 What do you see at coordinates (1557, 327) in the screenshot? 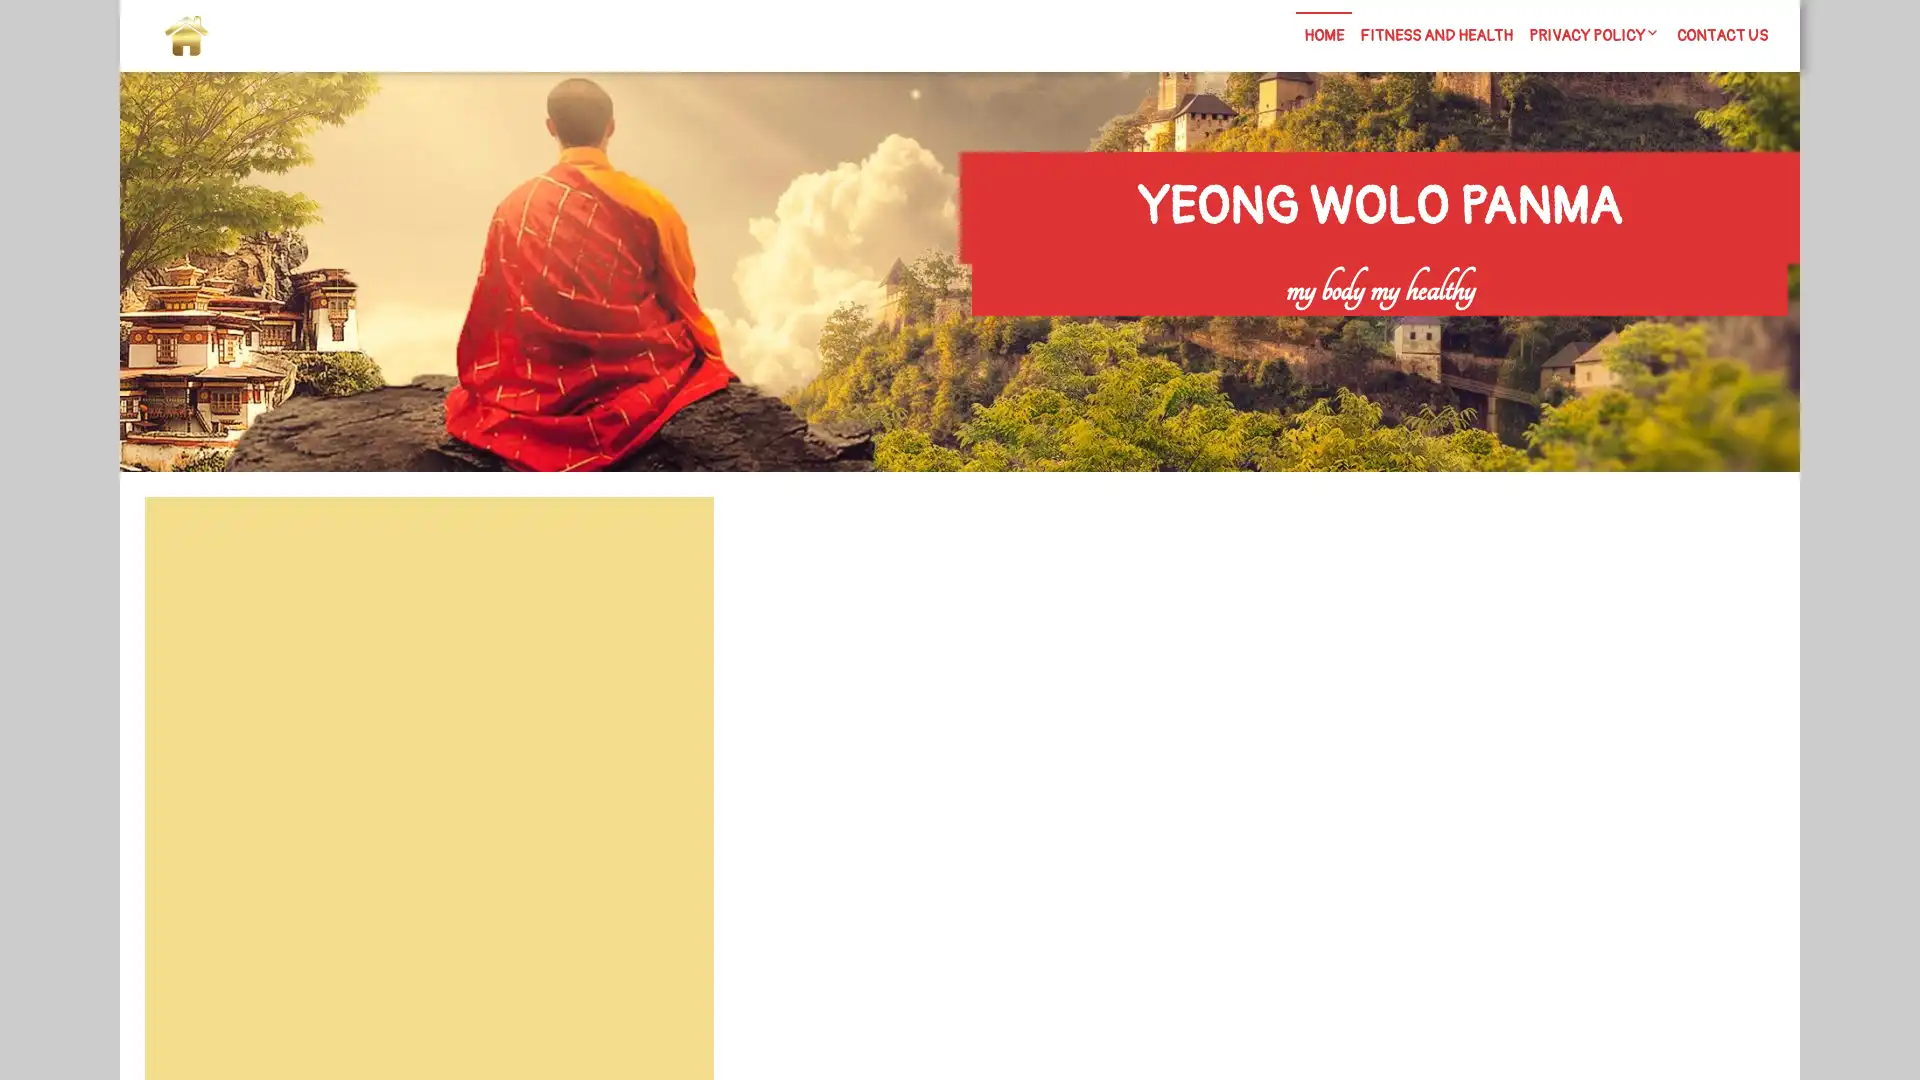
I see `Search` at bounding box center [1557, 327].